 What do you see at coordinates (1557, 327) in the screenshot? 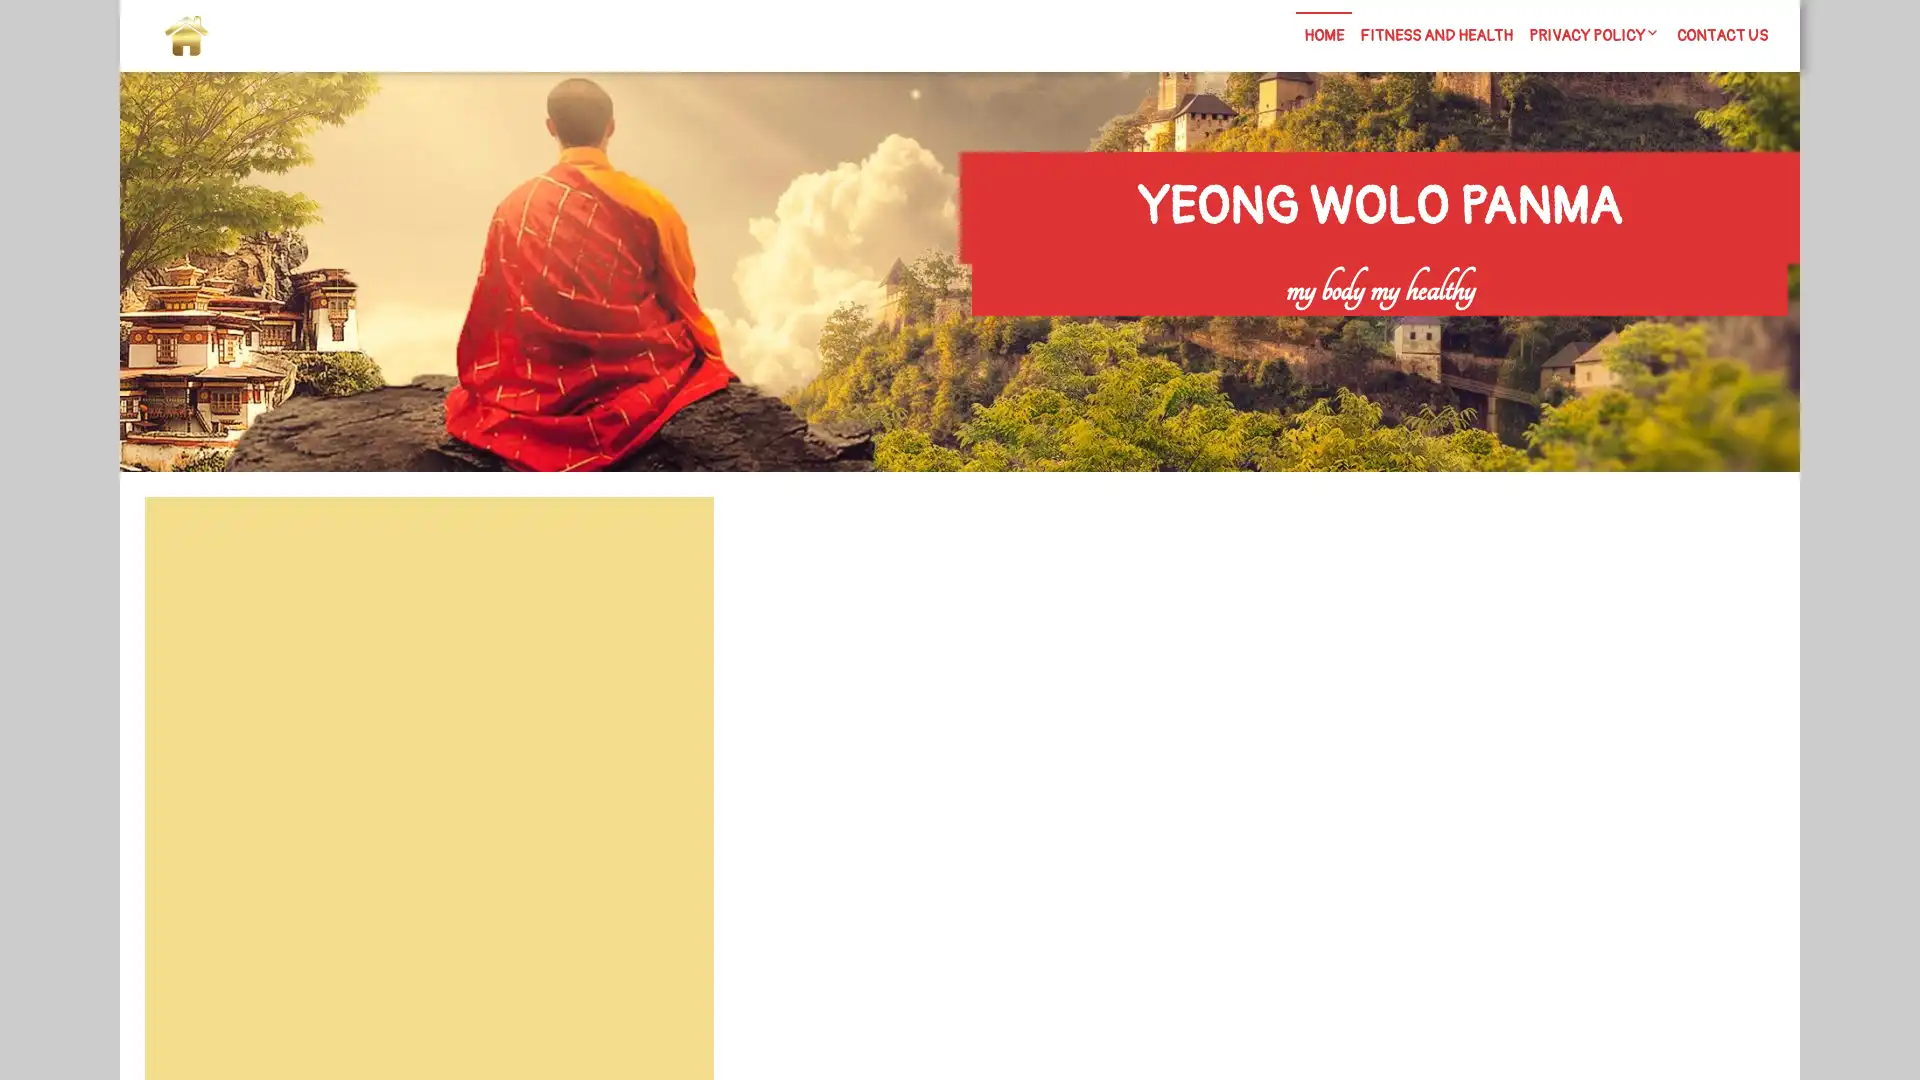
I see `Search` at bounding box center [1557, 327].